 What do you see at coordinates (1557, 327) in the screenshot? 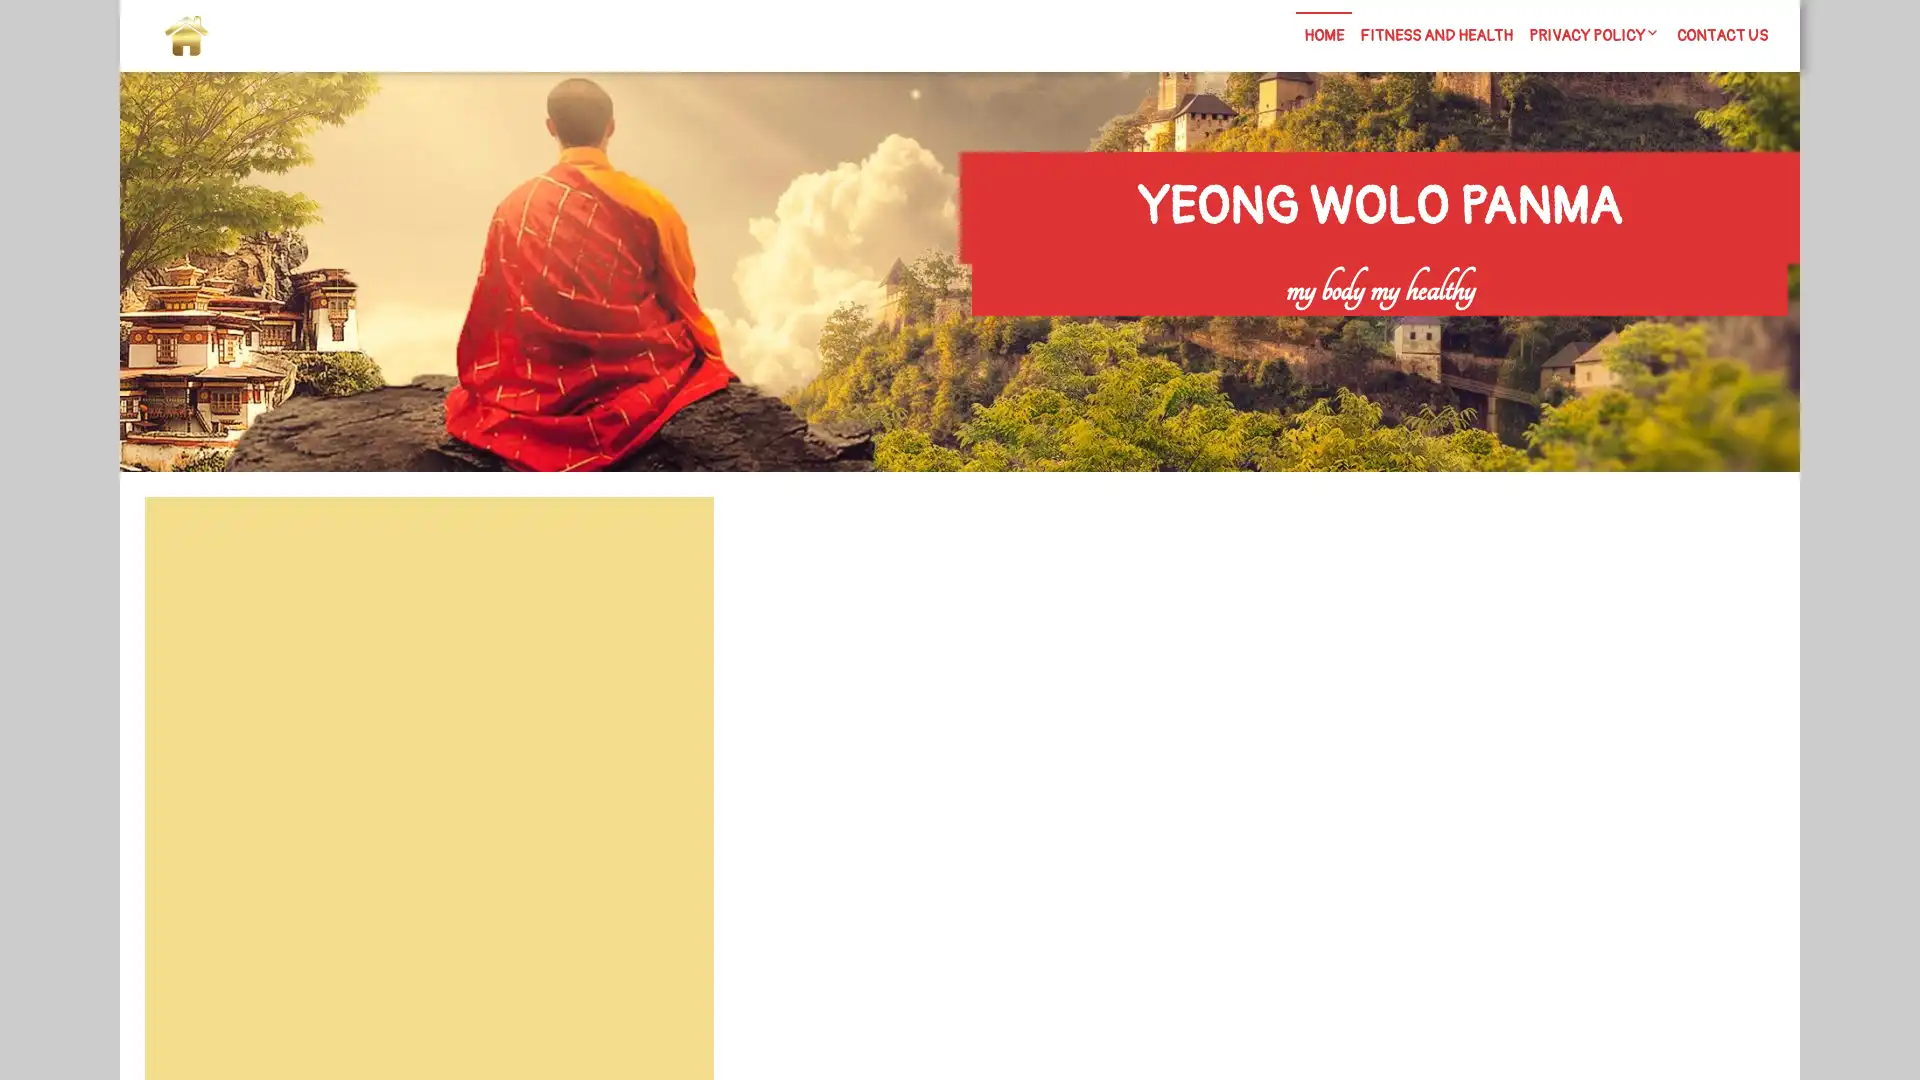
I see `Search` at bounding box center [1557, 327].